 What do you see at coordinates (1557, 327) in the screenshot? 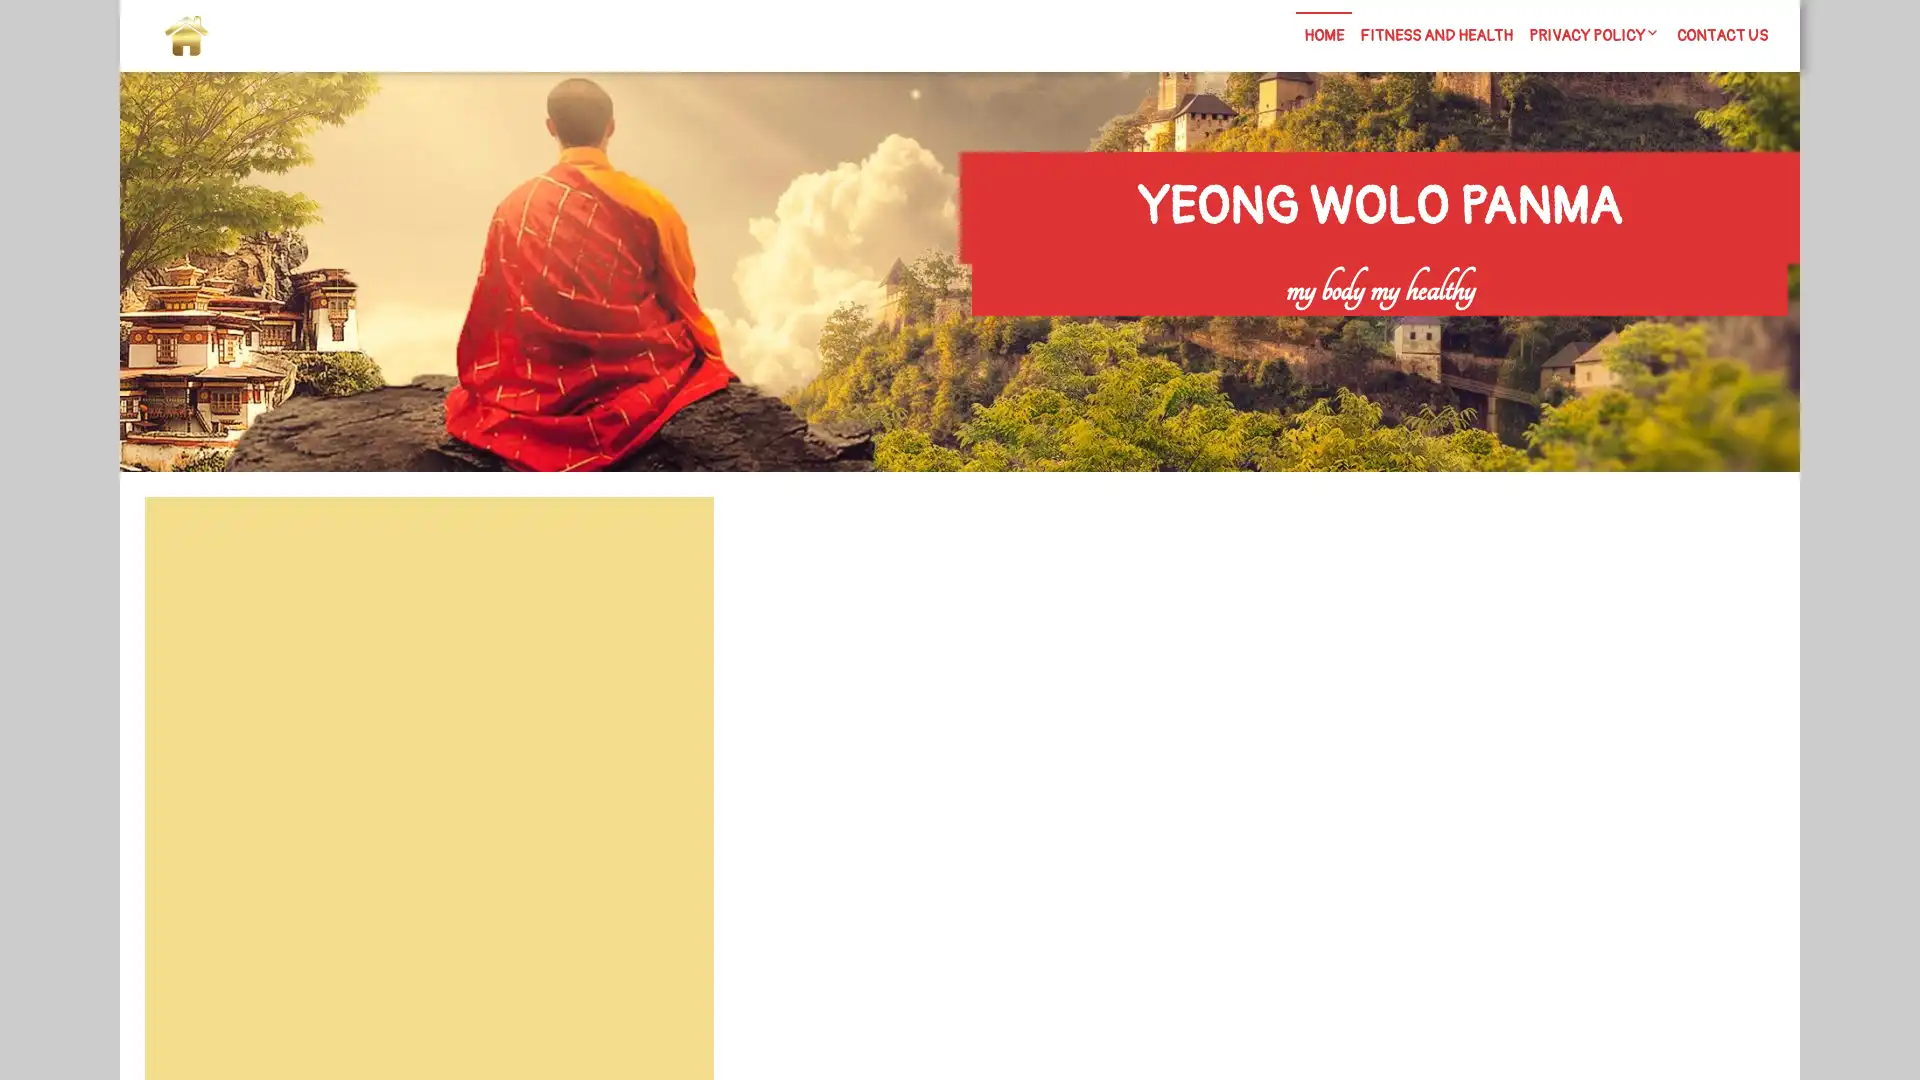
I see `Search` at bounding box center [1557, 327].